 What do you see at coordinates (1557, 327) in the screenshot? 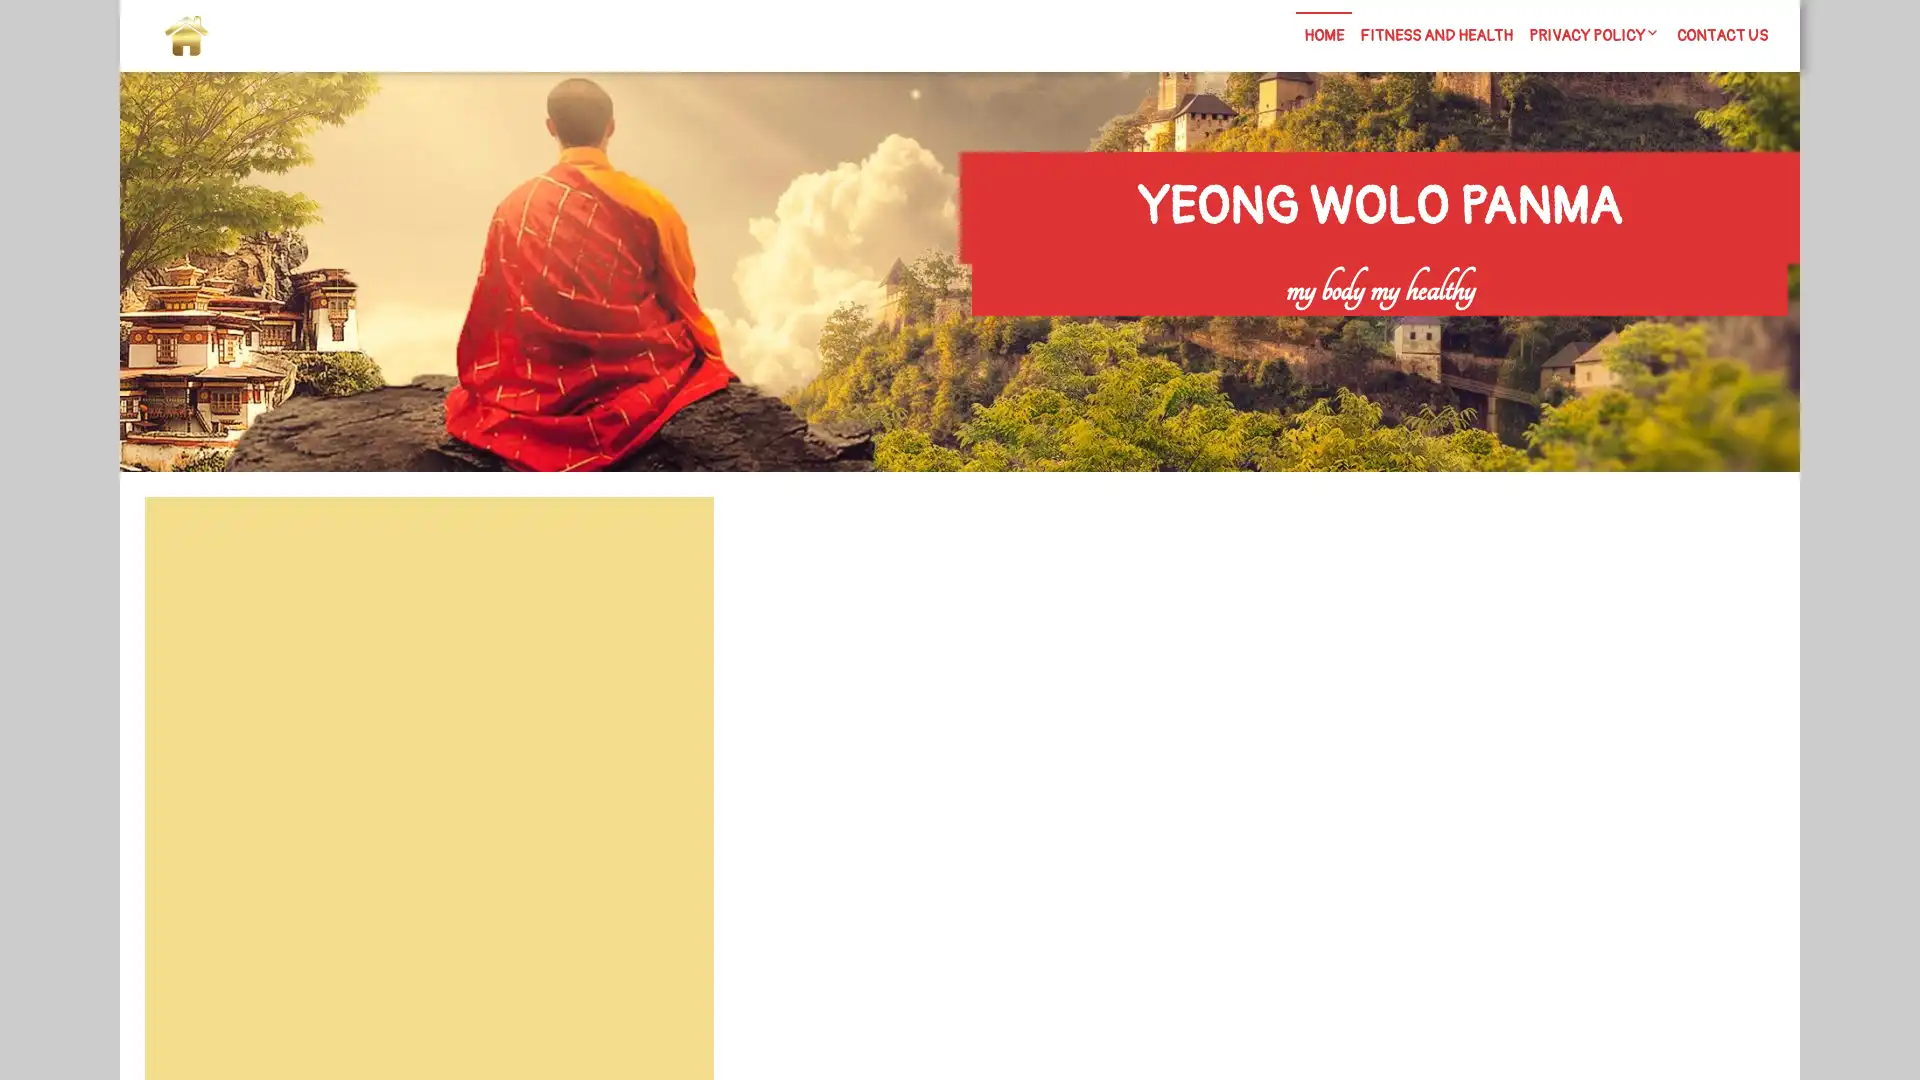
I see `Search` at bounding box center [1557, 327].